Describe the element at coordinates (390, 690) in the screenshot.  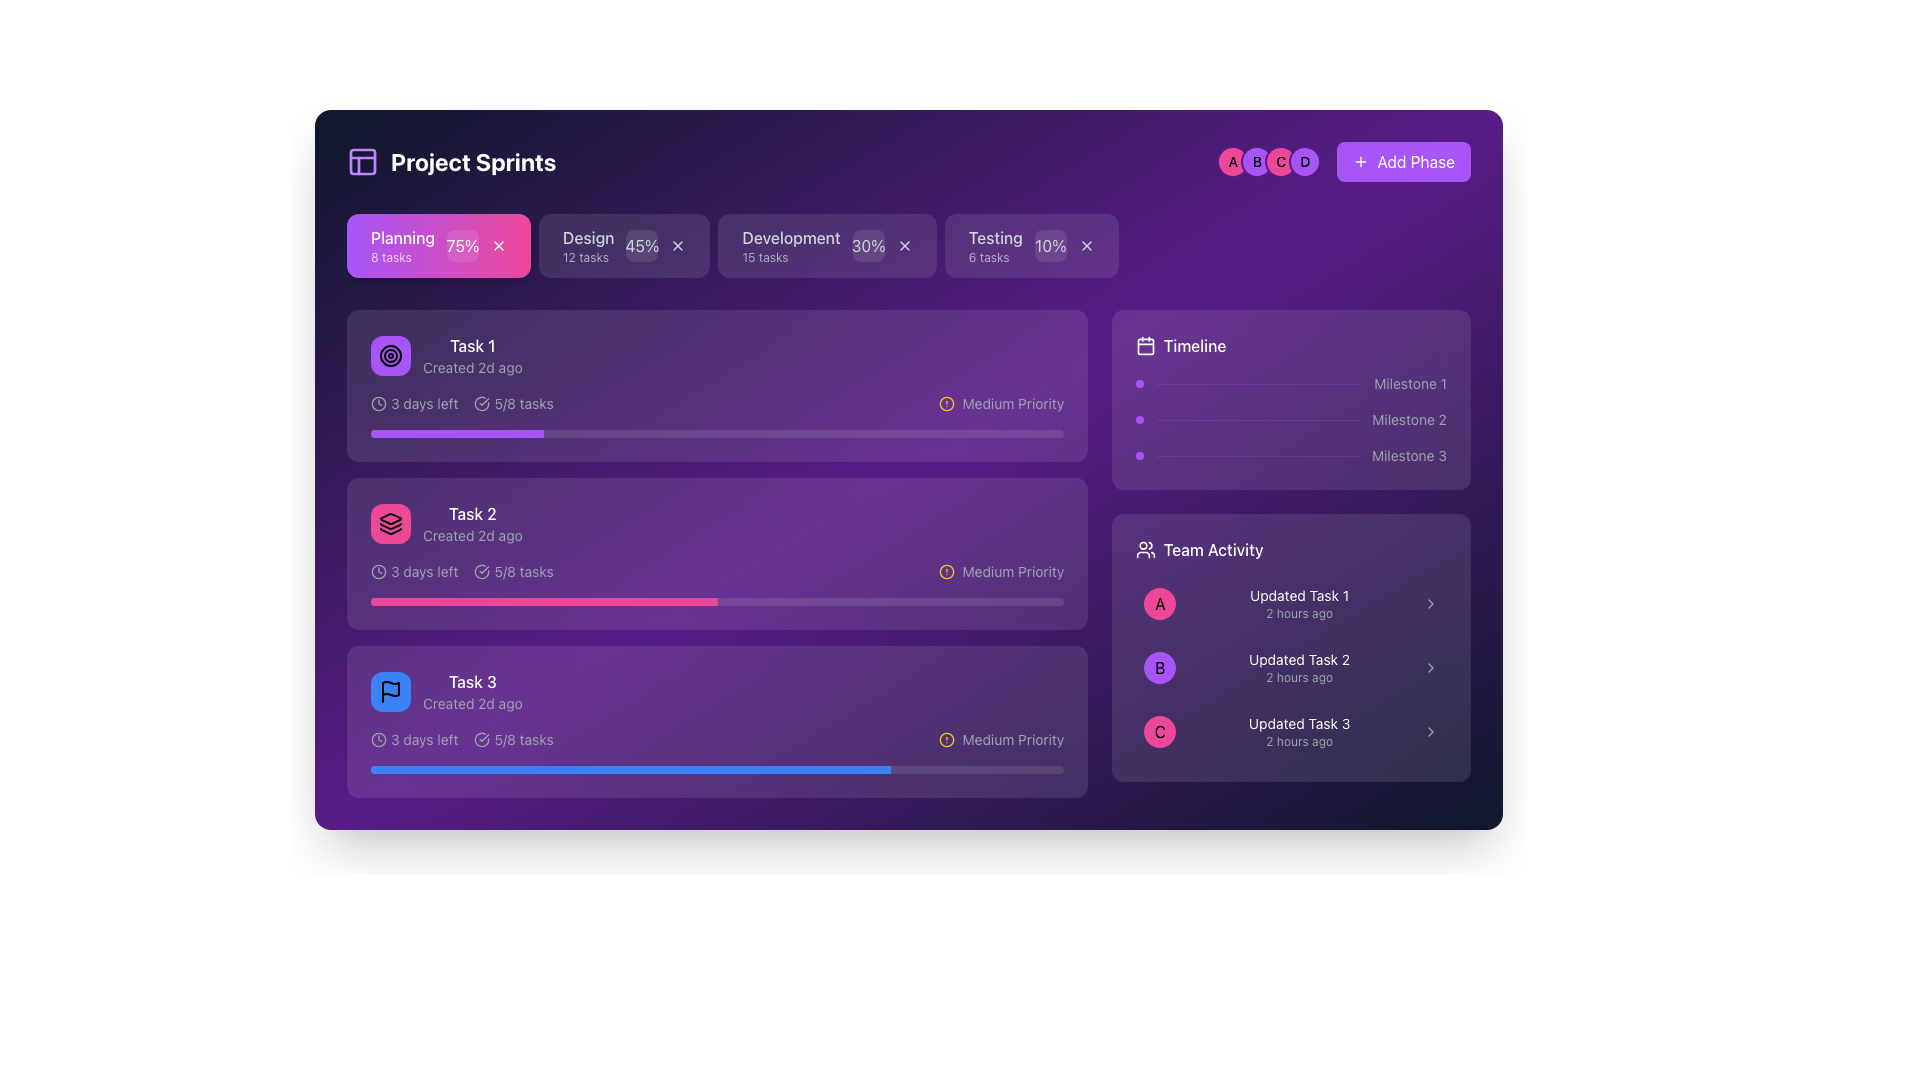
I see `the rounded flag icon with a blue and black color scheme located in the third task card ('Task 3') on the left side of the interface` at that location.